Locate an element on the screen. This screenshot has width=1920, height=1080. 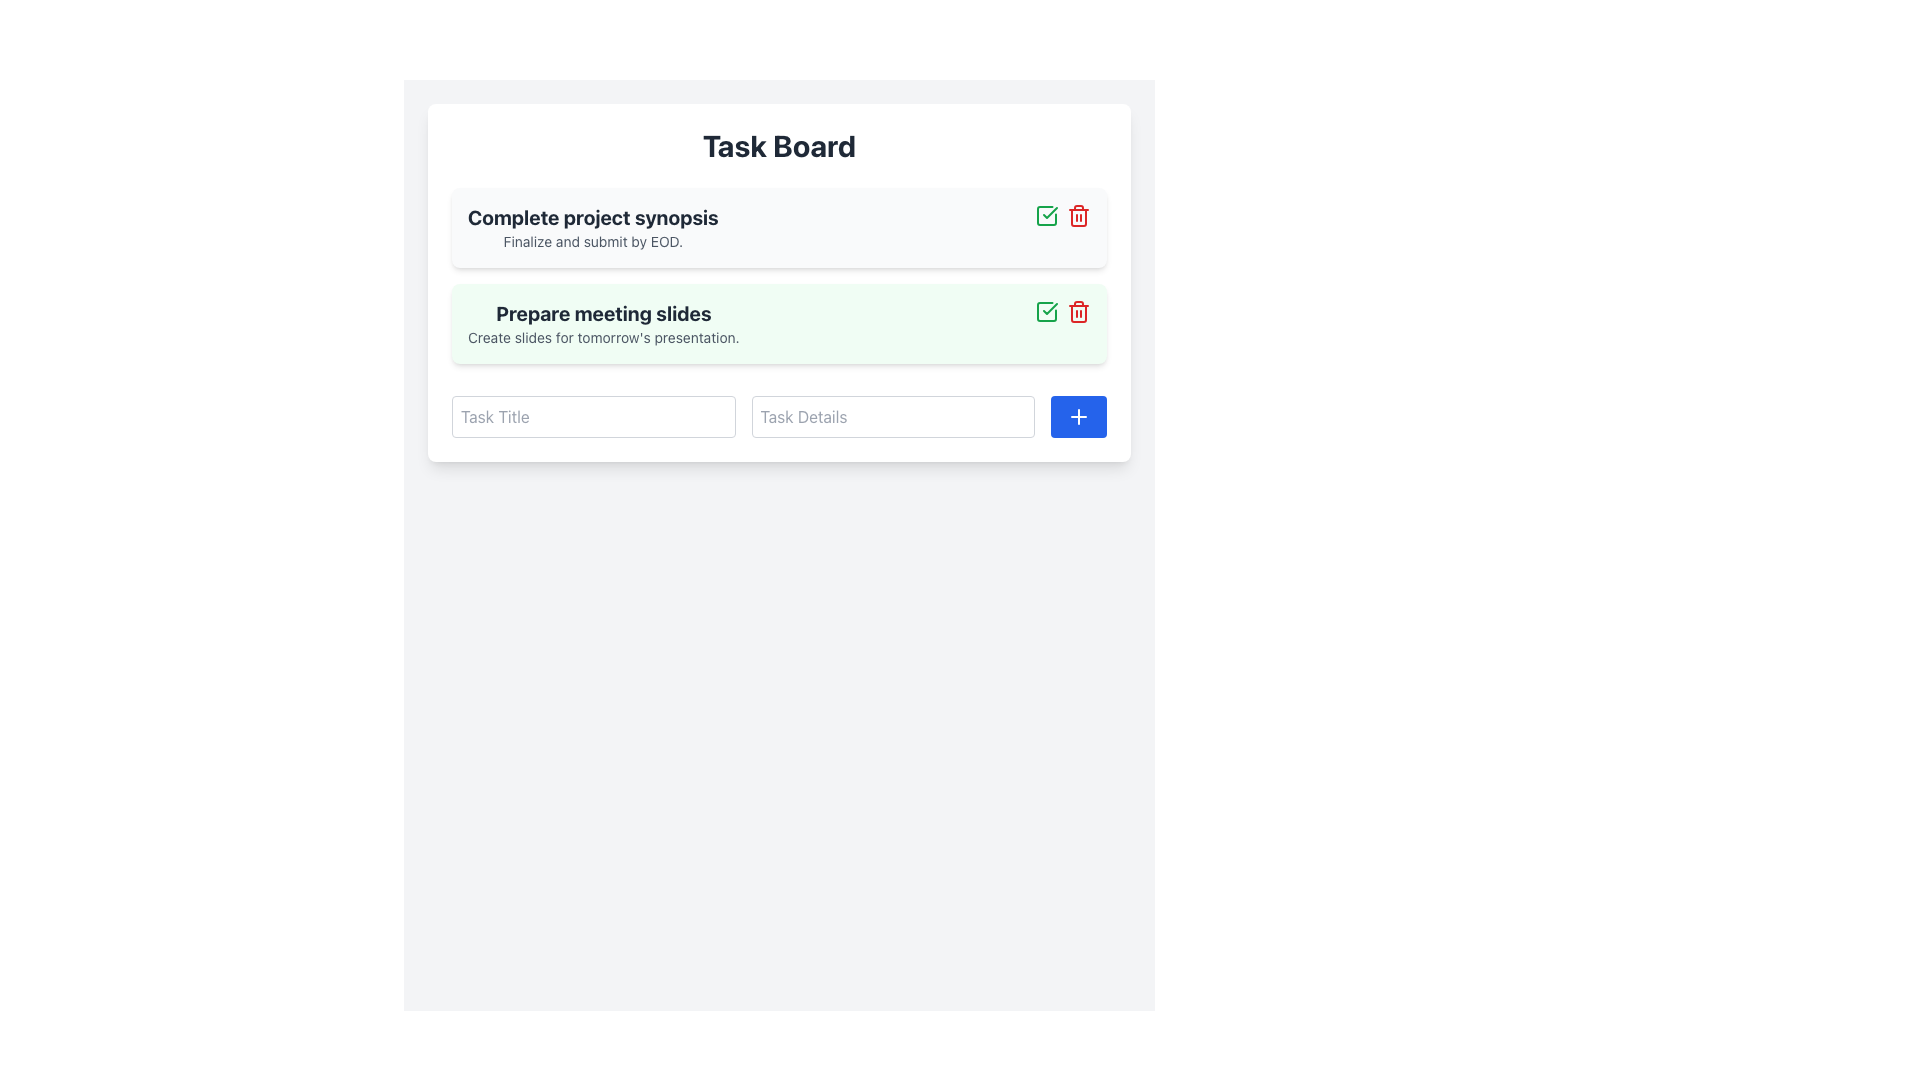
the blue rectangular button with a white plus symbol centered within it, located at the far right of the row of task entry fields is located at coordinates (1078, 415).